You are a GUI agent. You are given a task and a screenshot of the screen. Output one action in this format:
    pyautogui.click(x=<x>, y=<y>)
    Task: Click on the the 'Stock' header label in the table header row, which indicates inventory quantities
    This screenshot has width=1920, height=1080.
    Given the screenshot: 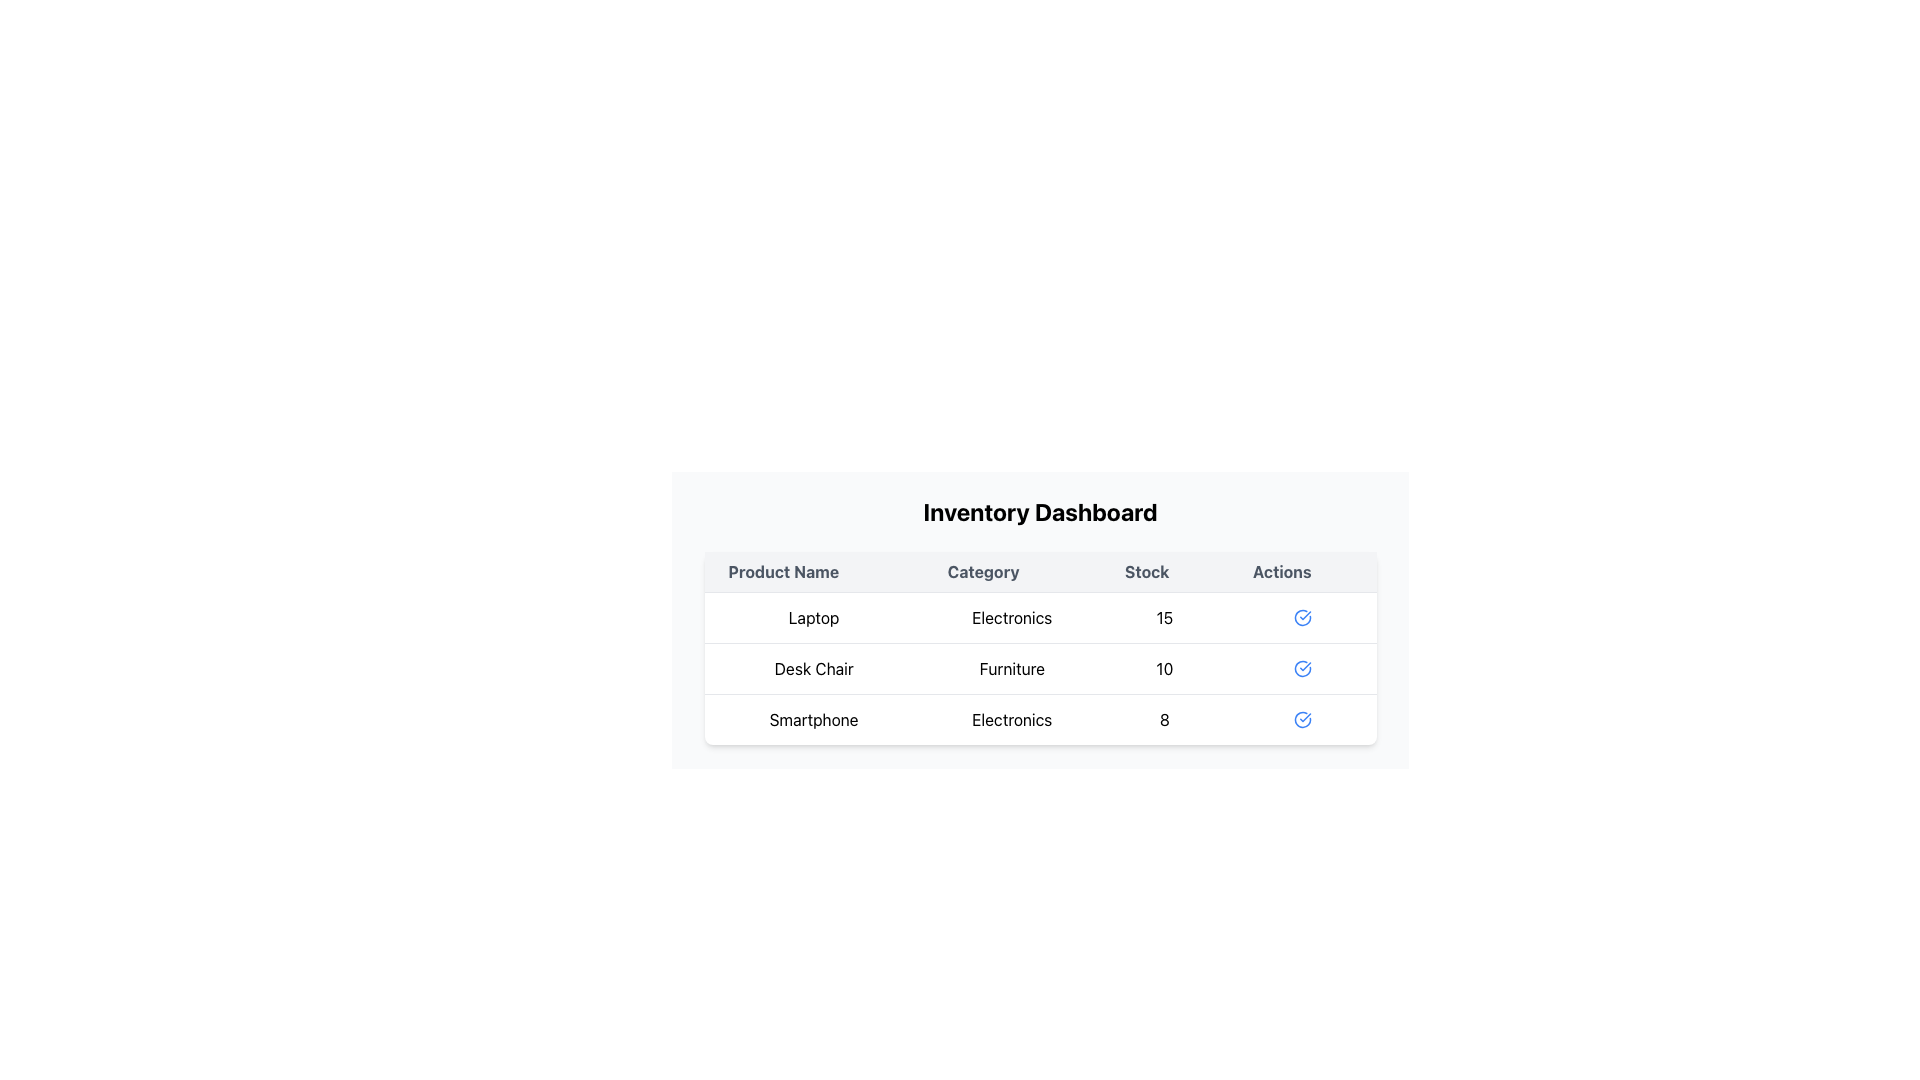 What is the action you would take?
    pyautogui.click(x=1164, y=572)
    